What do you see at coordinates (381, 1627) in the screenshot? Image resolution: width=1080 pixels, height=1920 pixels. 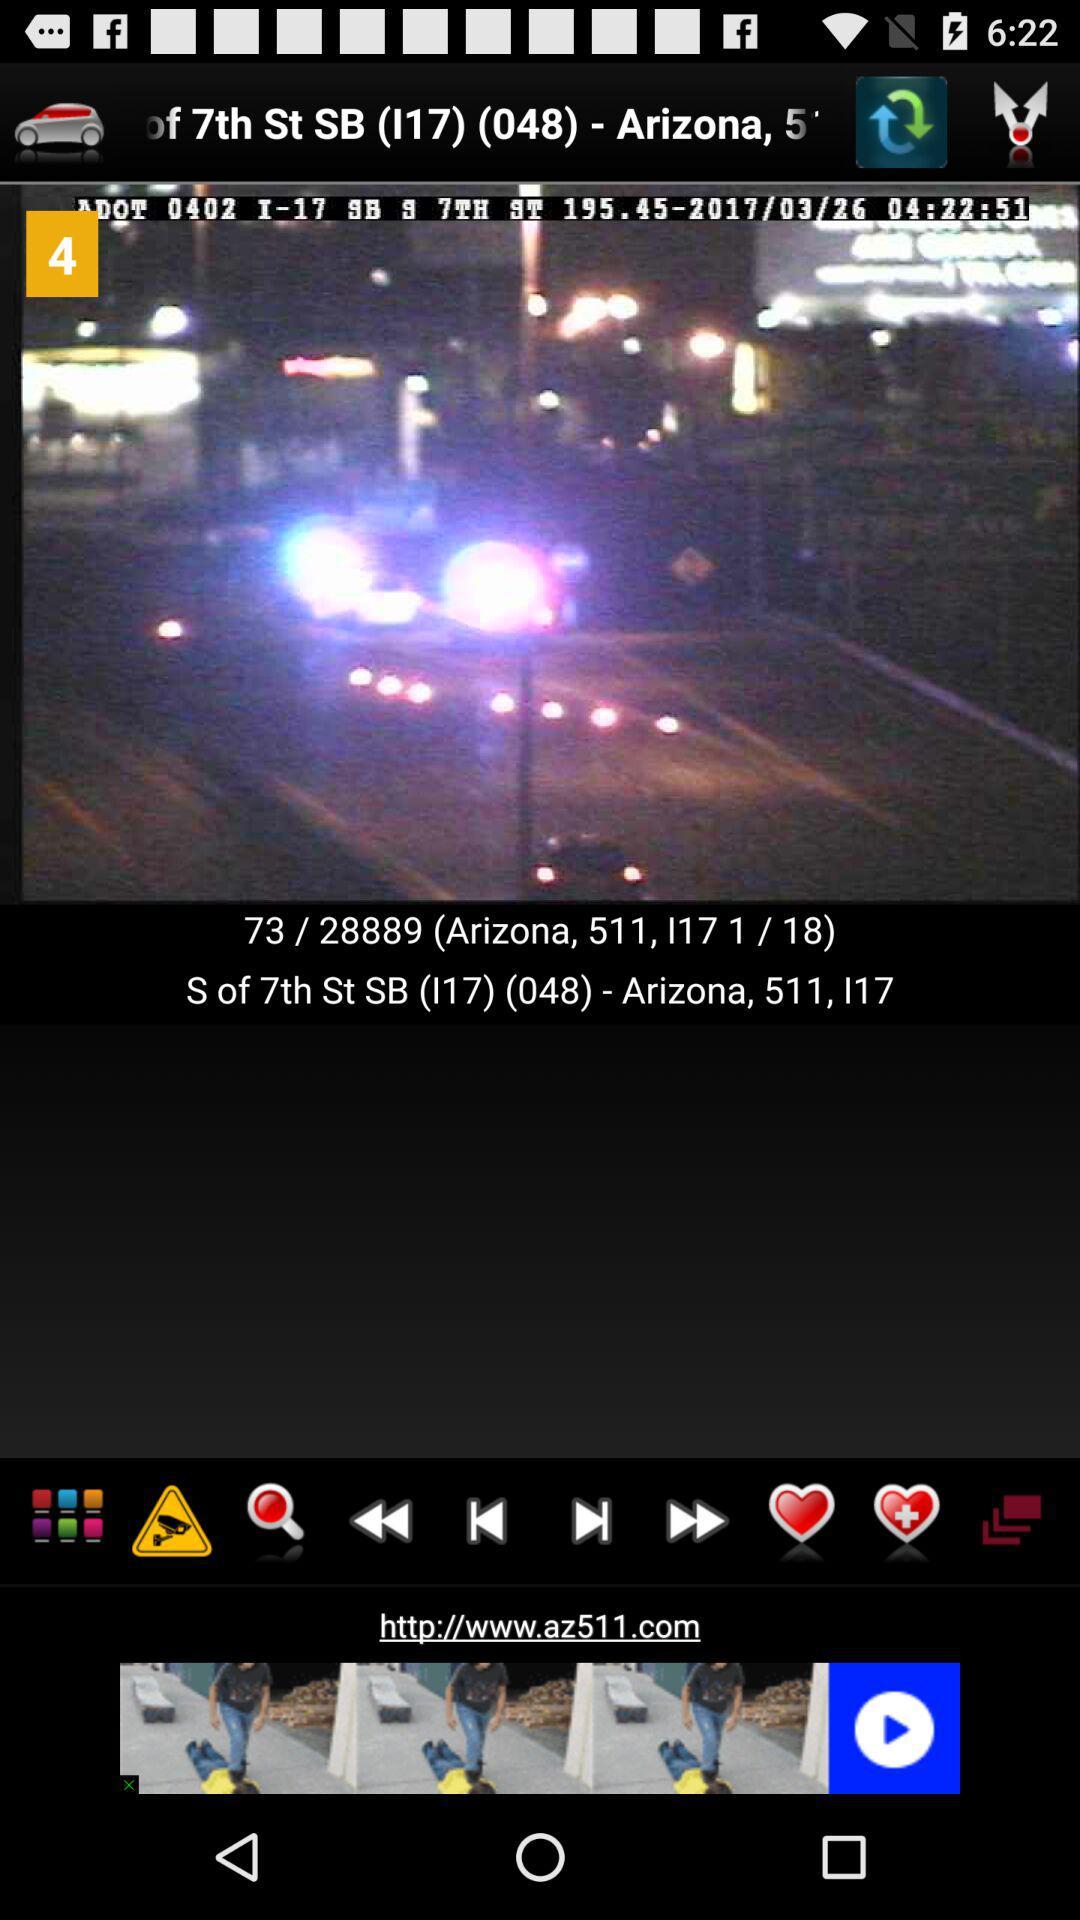 I see `the av_rewind icon` at bounding box center [381, 1627].